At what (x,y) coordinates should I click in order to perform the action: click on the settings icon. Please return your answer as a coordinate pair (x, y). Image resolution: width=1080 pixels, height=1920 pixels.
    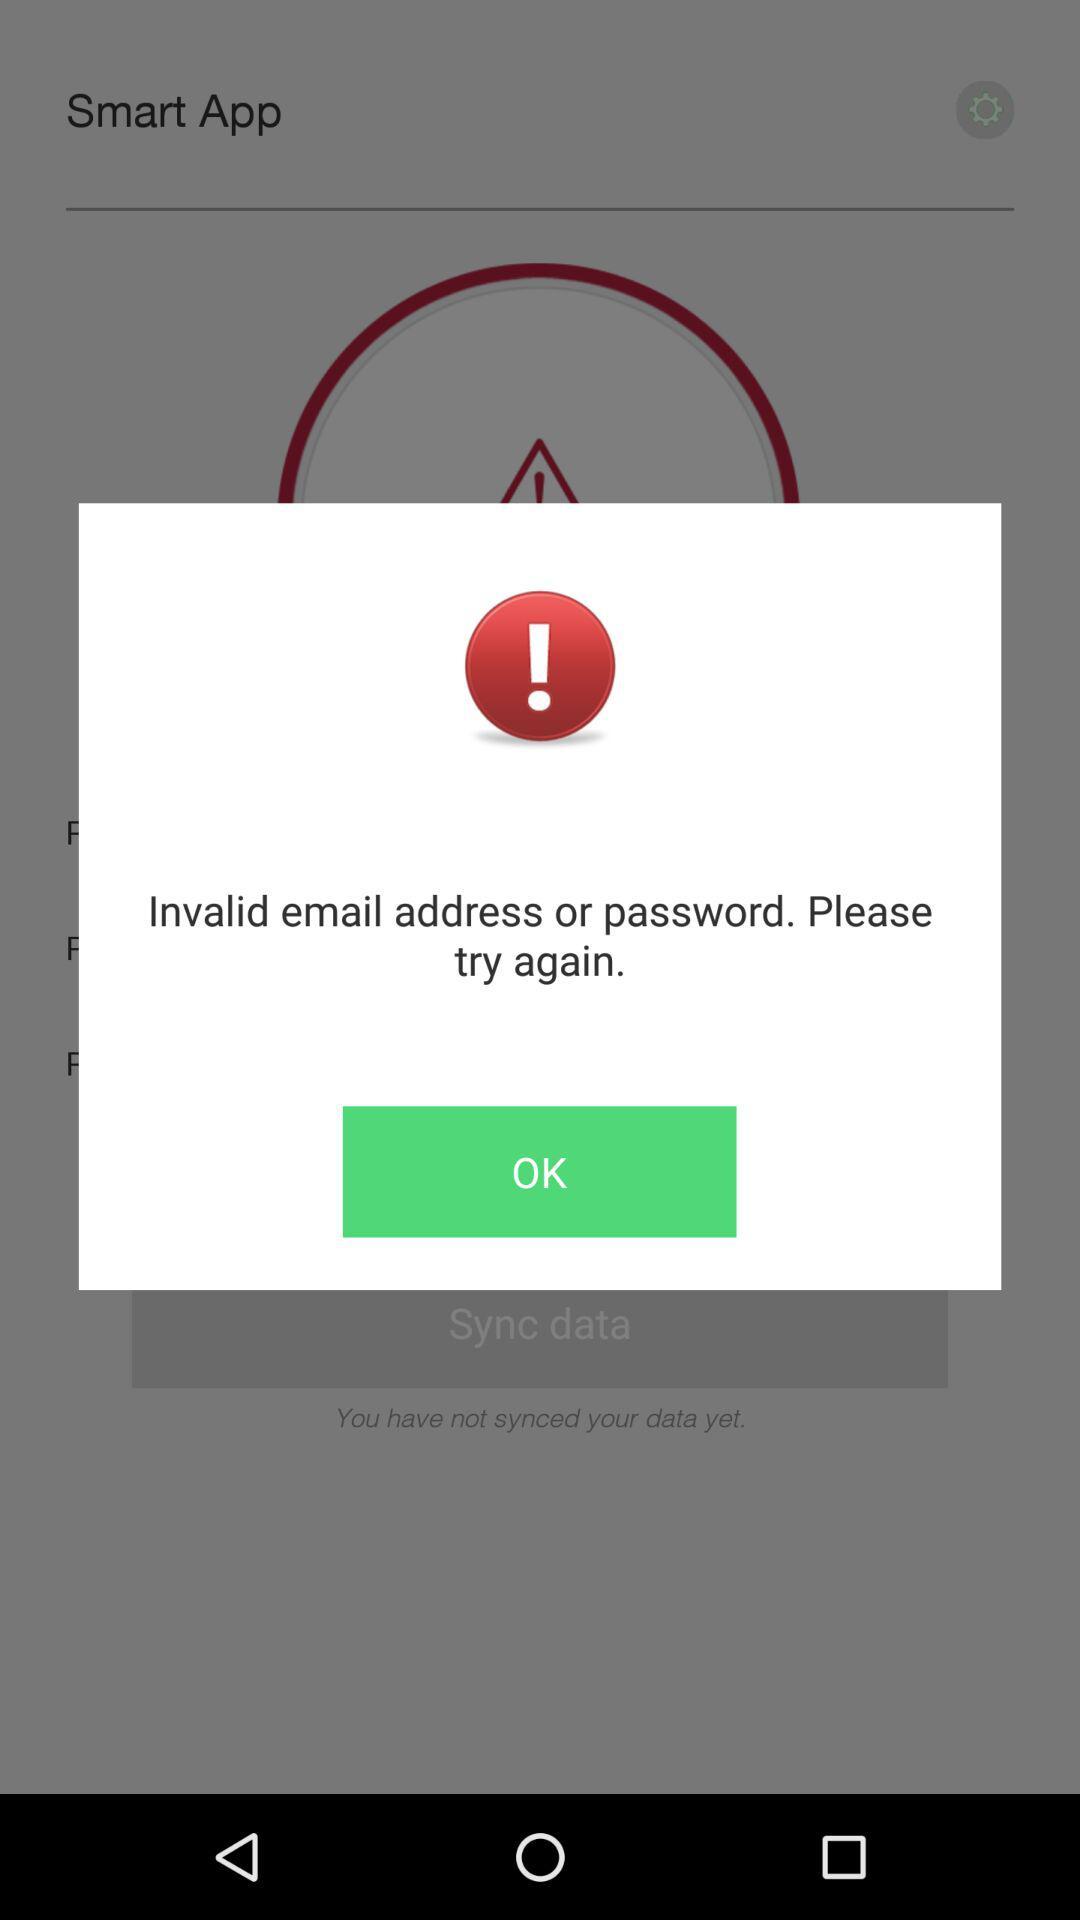
    Looking at the image, I should click on (984, 116).